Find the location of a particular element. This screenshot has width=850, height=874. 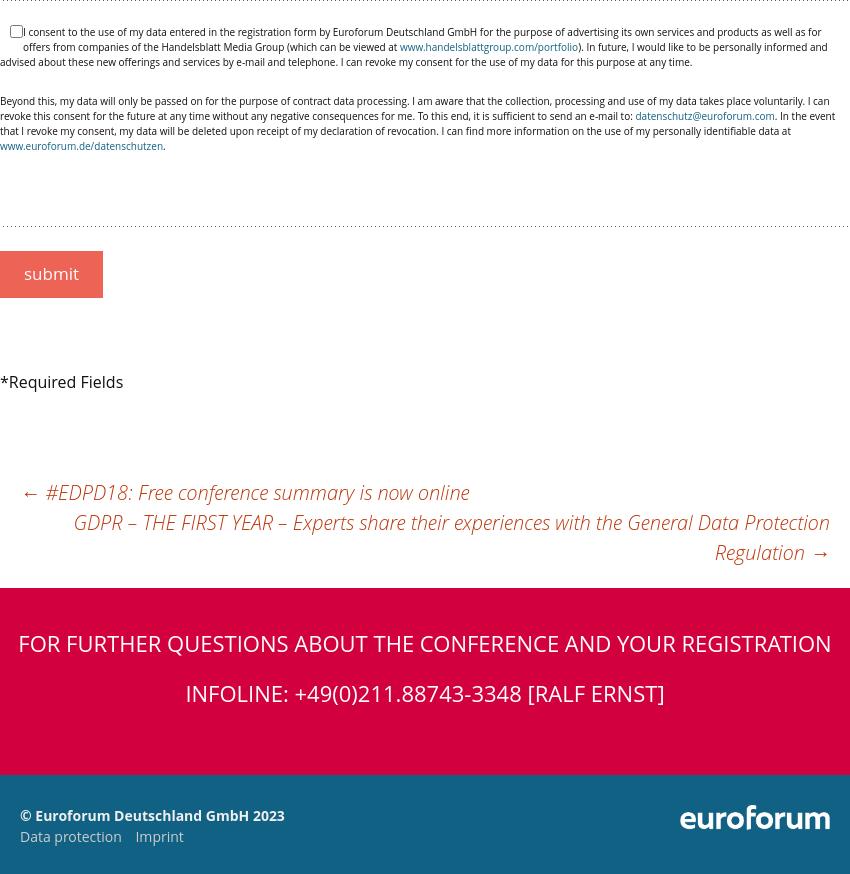

'Beyond this, my data will only be passed on for the purpose of contract data processing. I am aware that the collection, processing and use of my data takes place voluntarily. I can revoke this consent for the future at any time without any negative consequences for me. To this end, it is sufficient to send an e-mail to:' is located at coordinates (414, 108).